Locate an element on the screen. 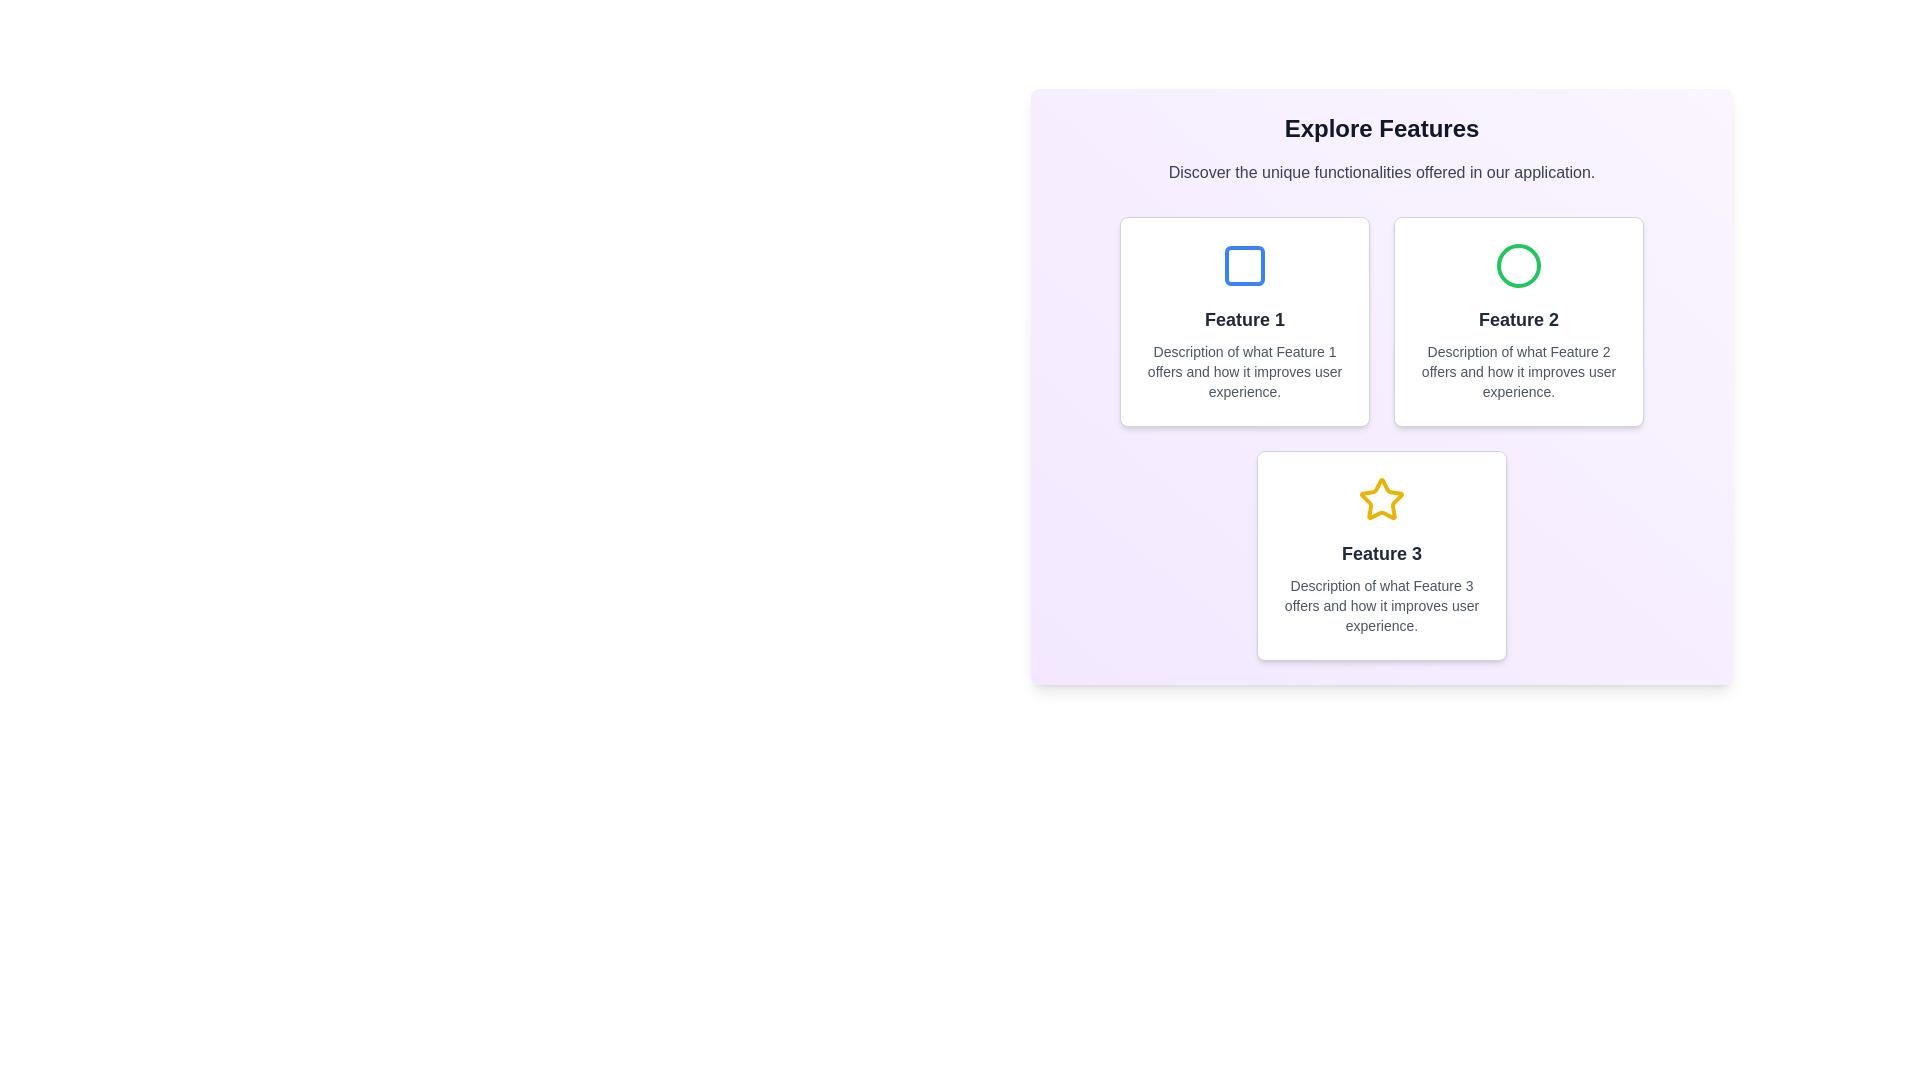 The image size is (1920, 1080). the 'Feature 3' text label is located at coordinates (1381, 554).